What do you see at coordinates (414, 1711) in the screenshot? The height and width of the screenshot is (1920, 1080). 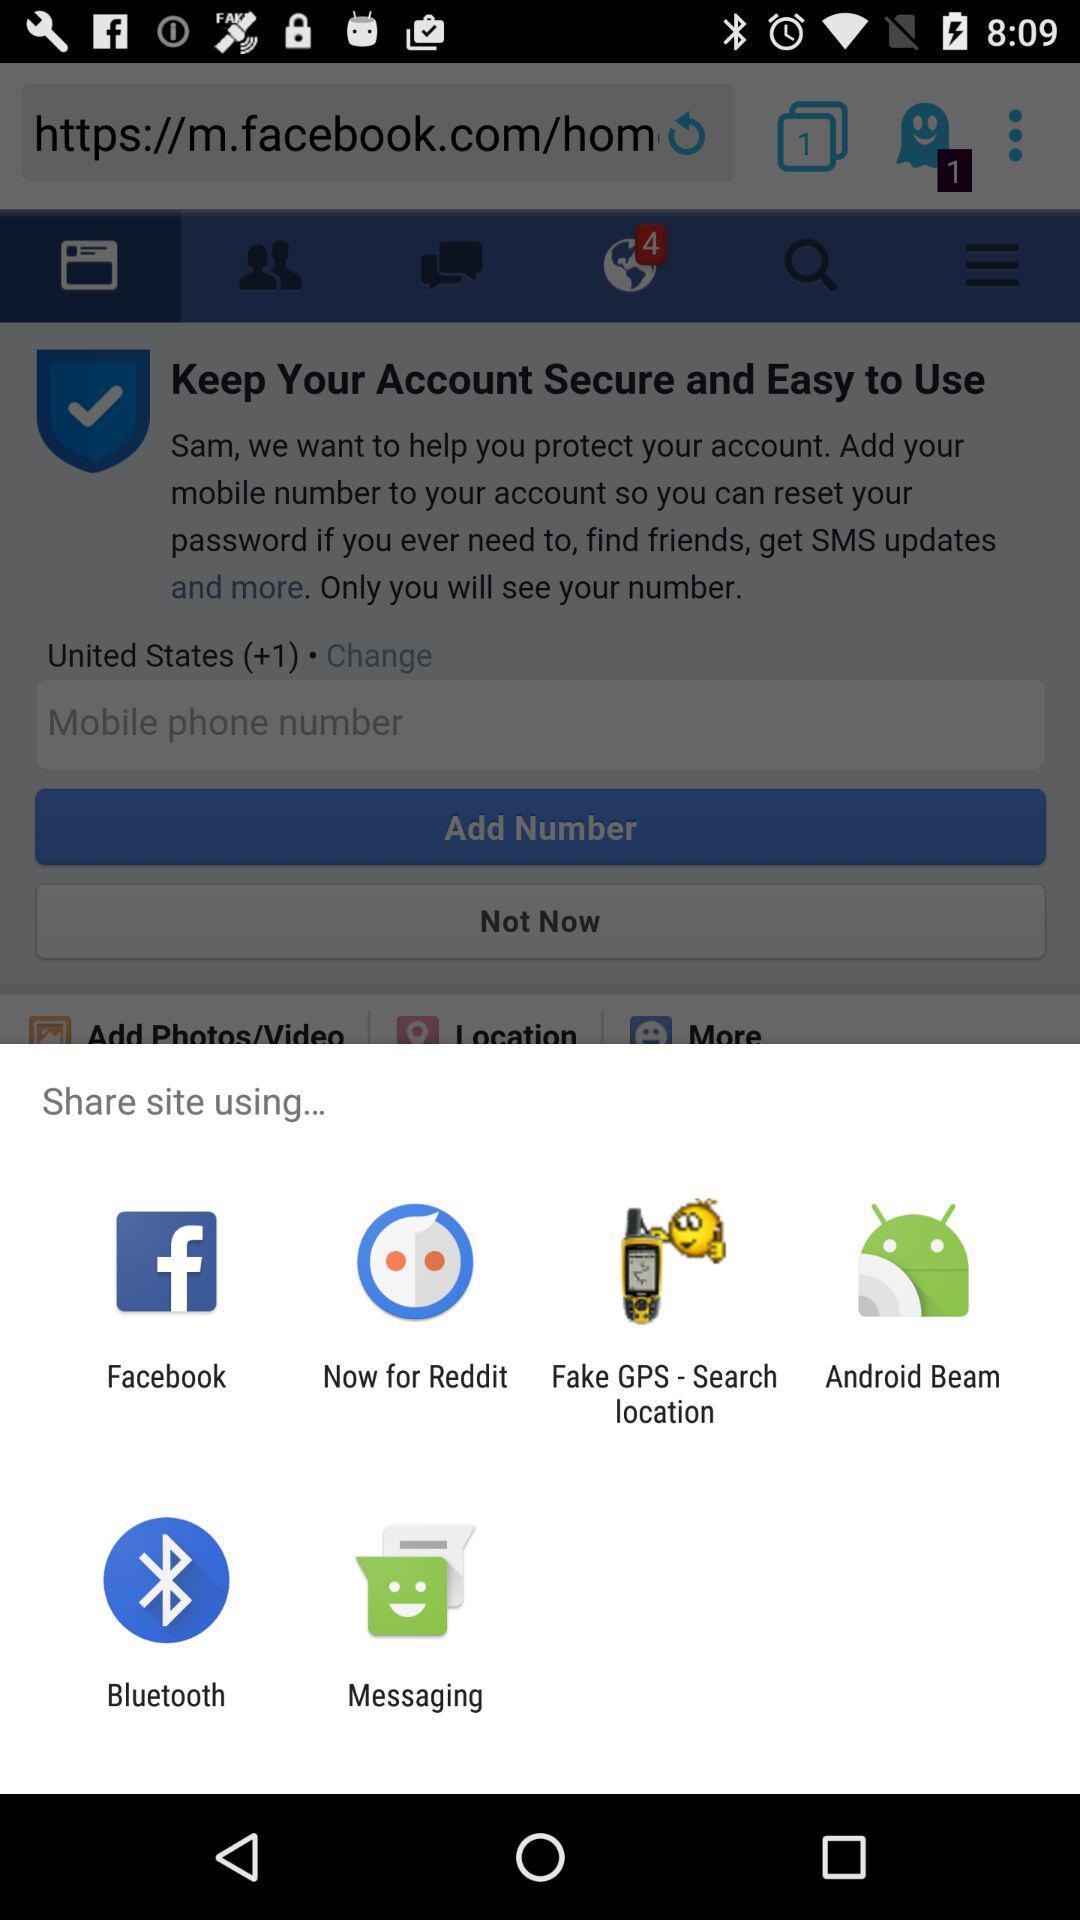 I see `the messaging app` at bounding box center [414, 1711].